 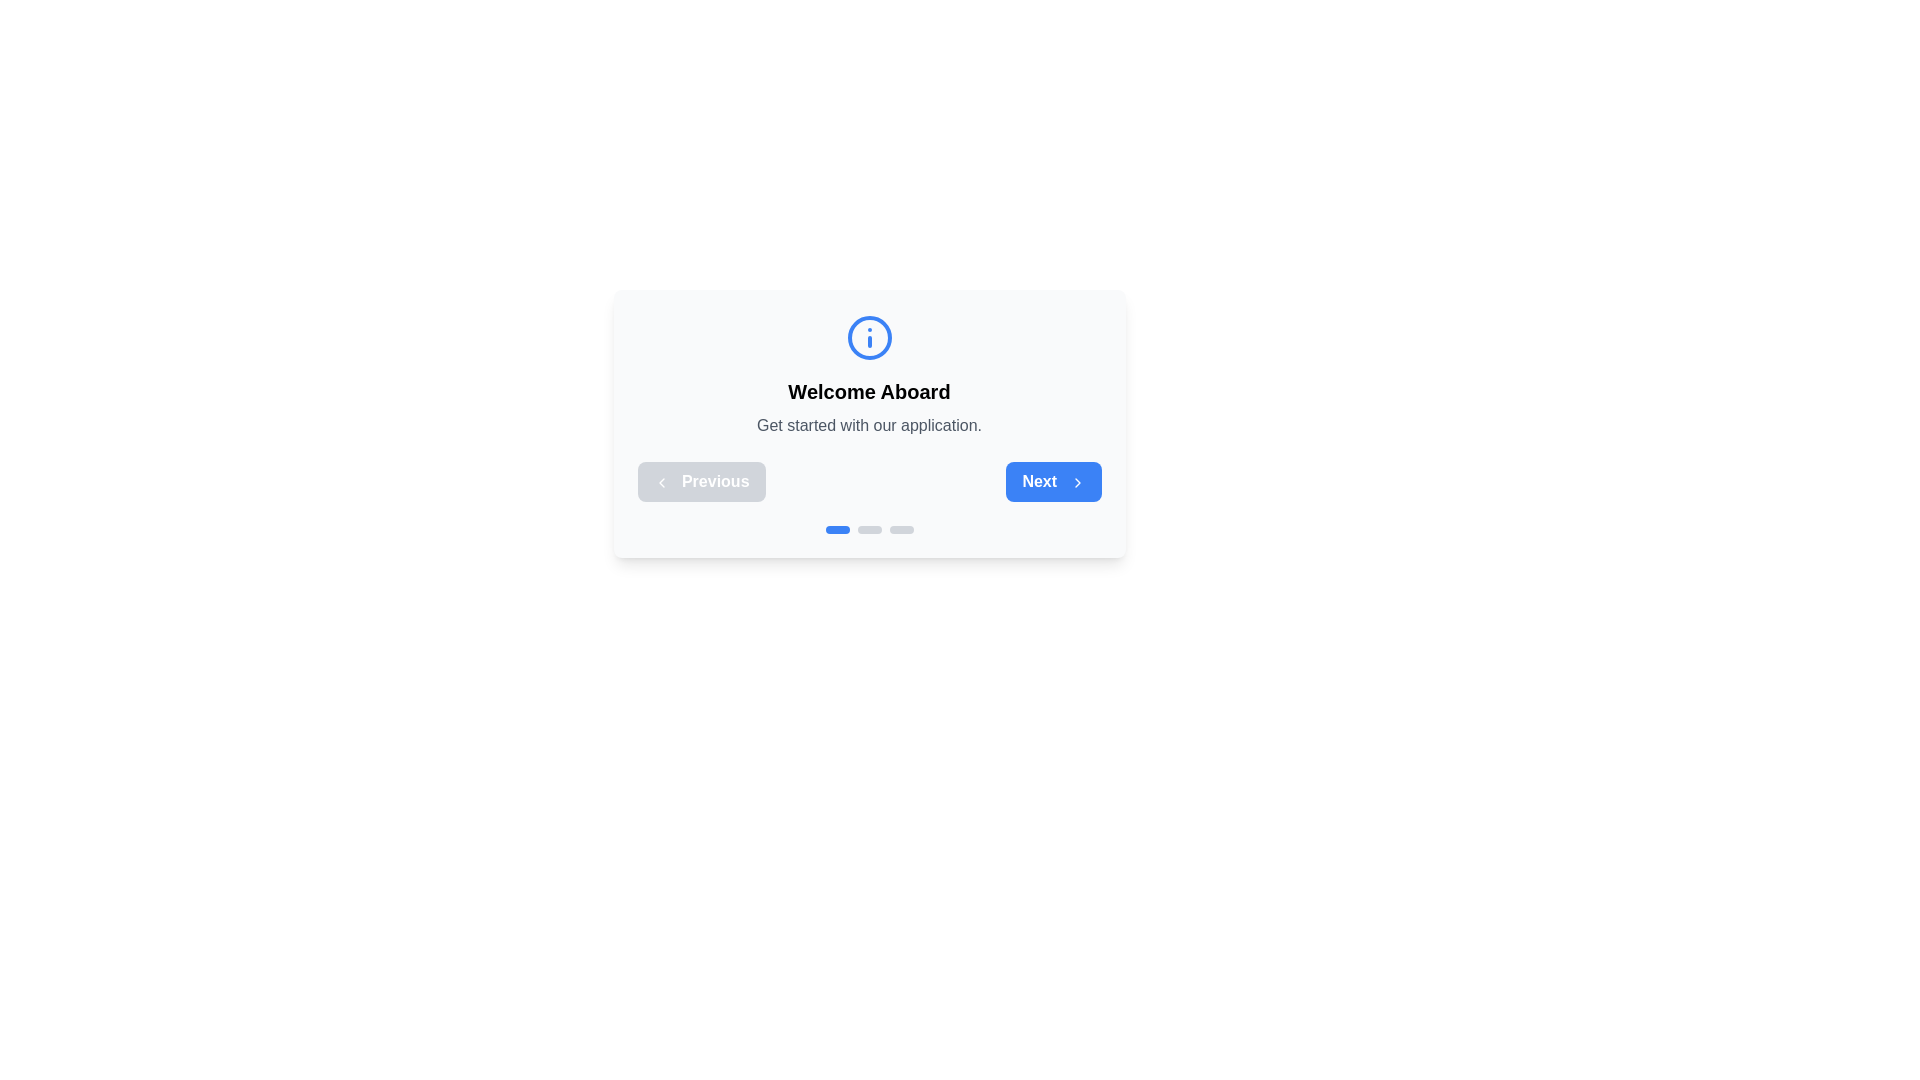 What do you see at coordinates (900, 528) in the screenshot?
I see `the third light gray rectangular indicator for navigation step located near the bottom center of the modal` at bounding box center [900, 528].